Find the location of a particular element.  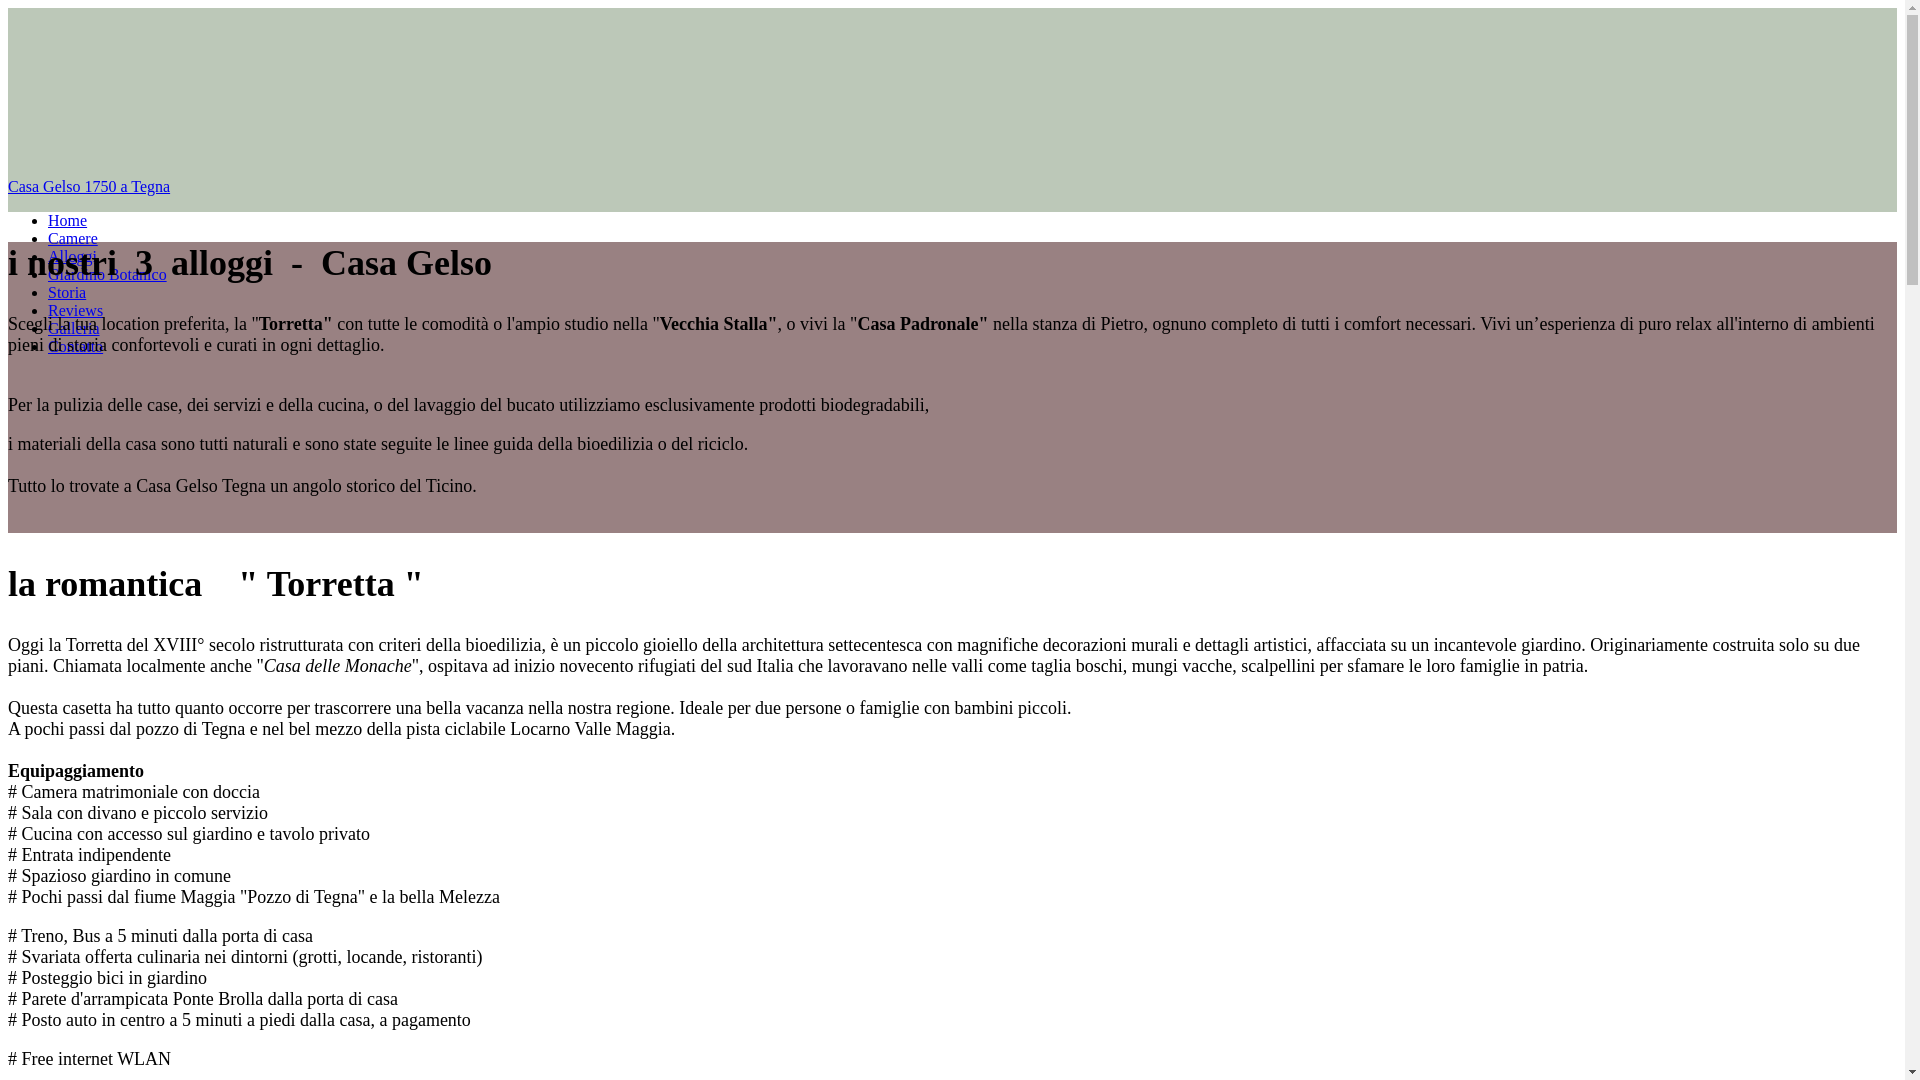

'Reviews' is located at coordinates (48, 310).